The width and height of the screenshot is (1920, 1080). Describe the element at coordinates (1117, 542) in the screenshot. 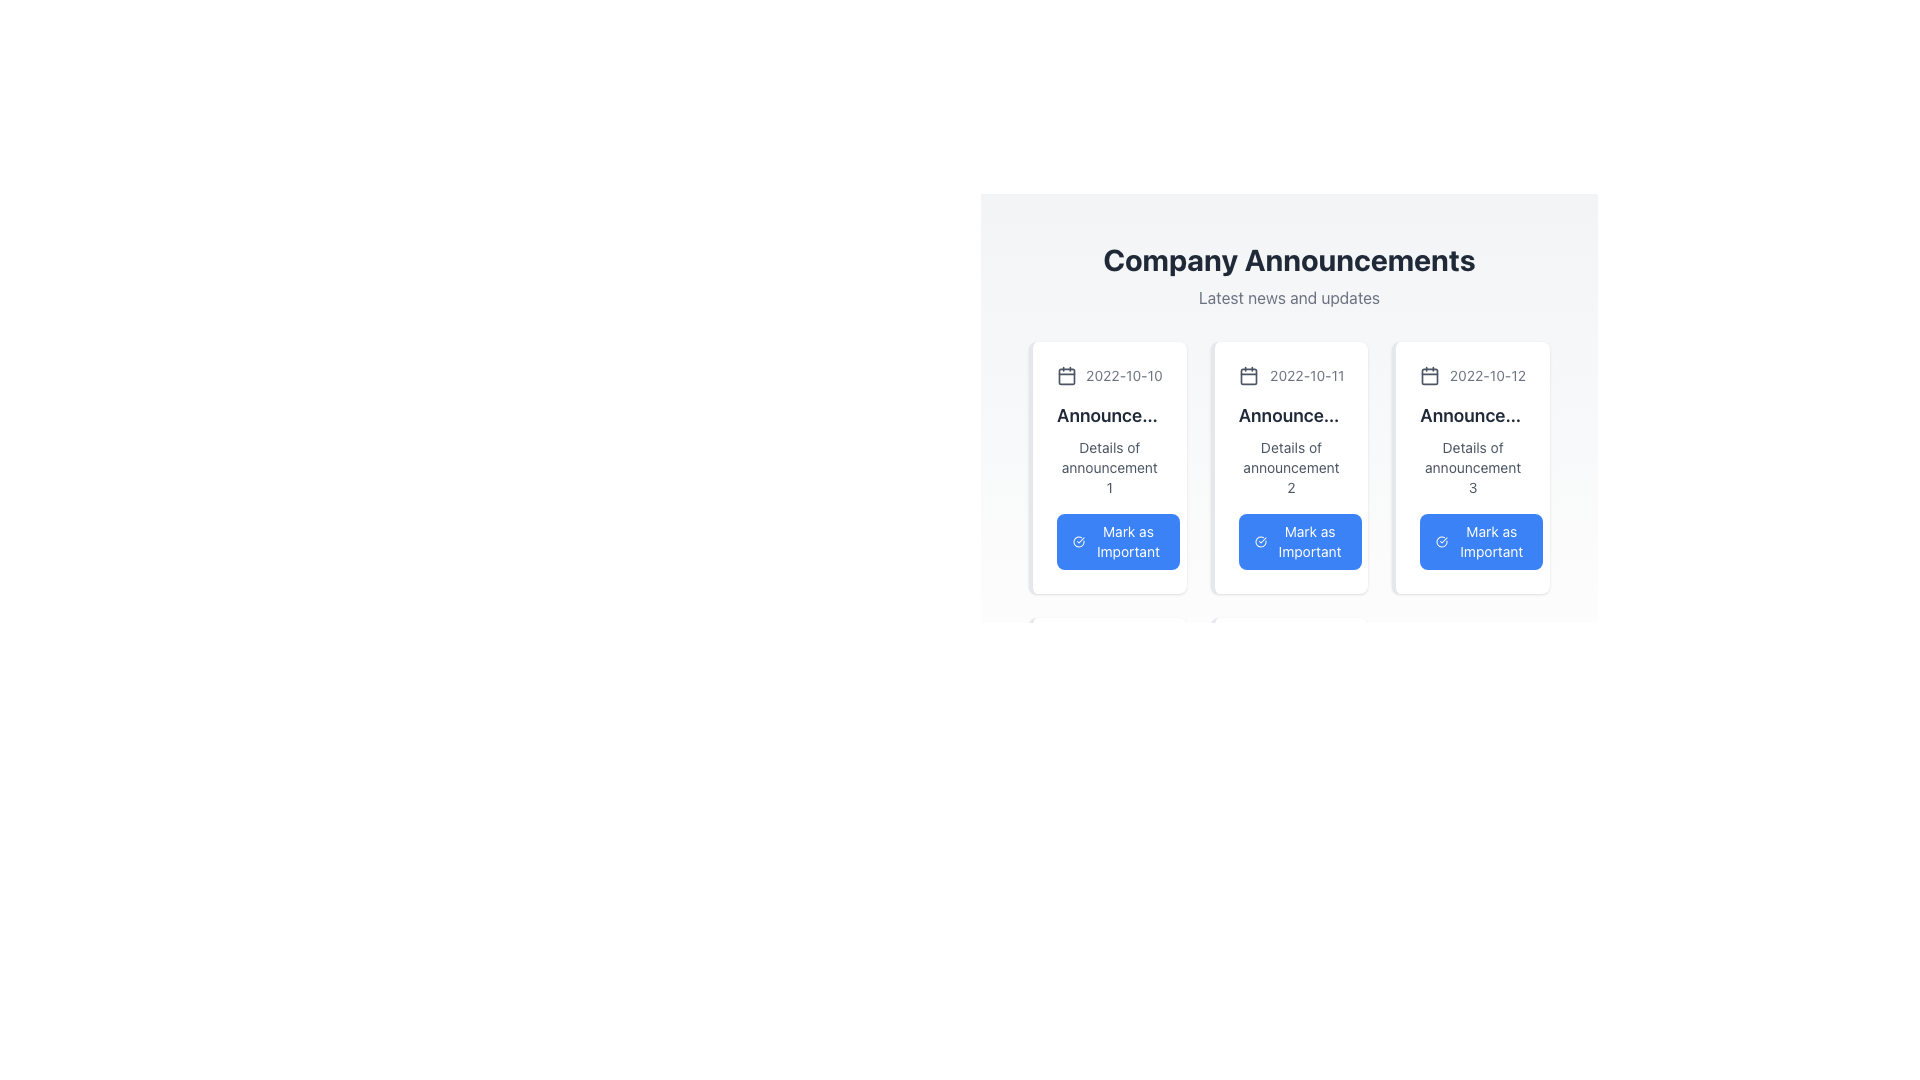

I see `the 'Mark as Important' button, which has a bright blue background and white text, positioned at the bottom of the leftmost announcement card under 'Company Announcements'` at that location.